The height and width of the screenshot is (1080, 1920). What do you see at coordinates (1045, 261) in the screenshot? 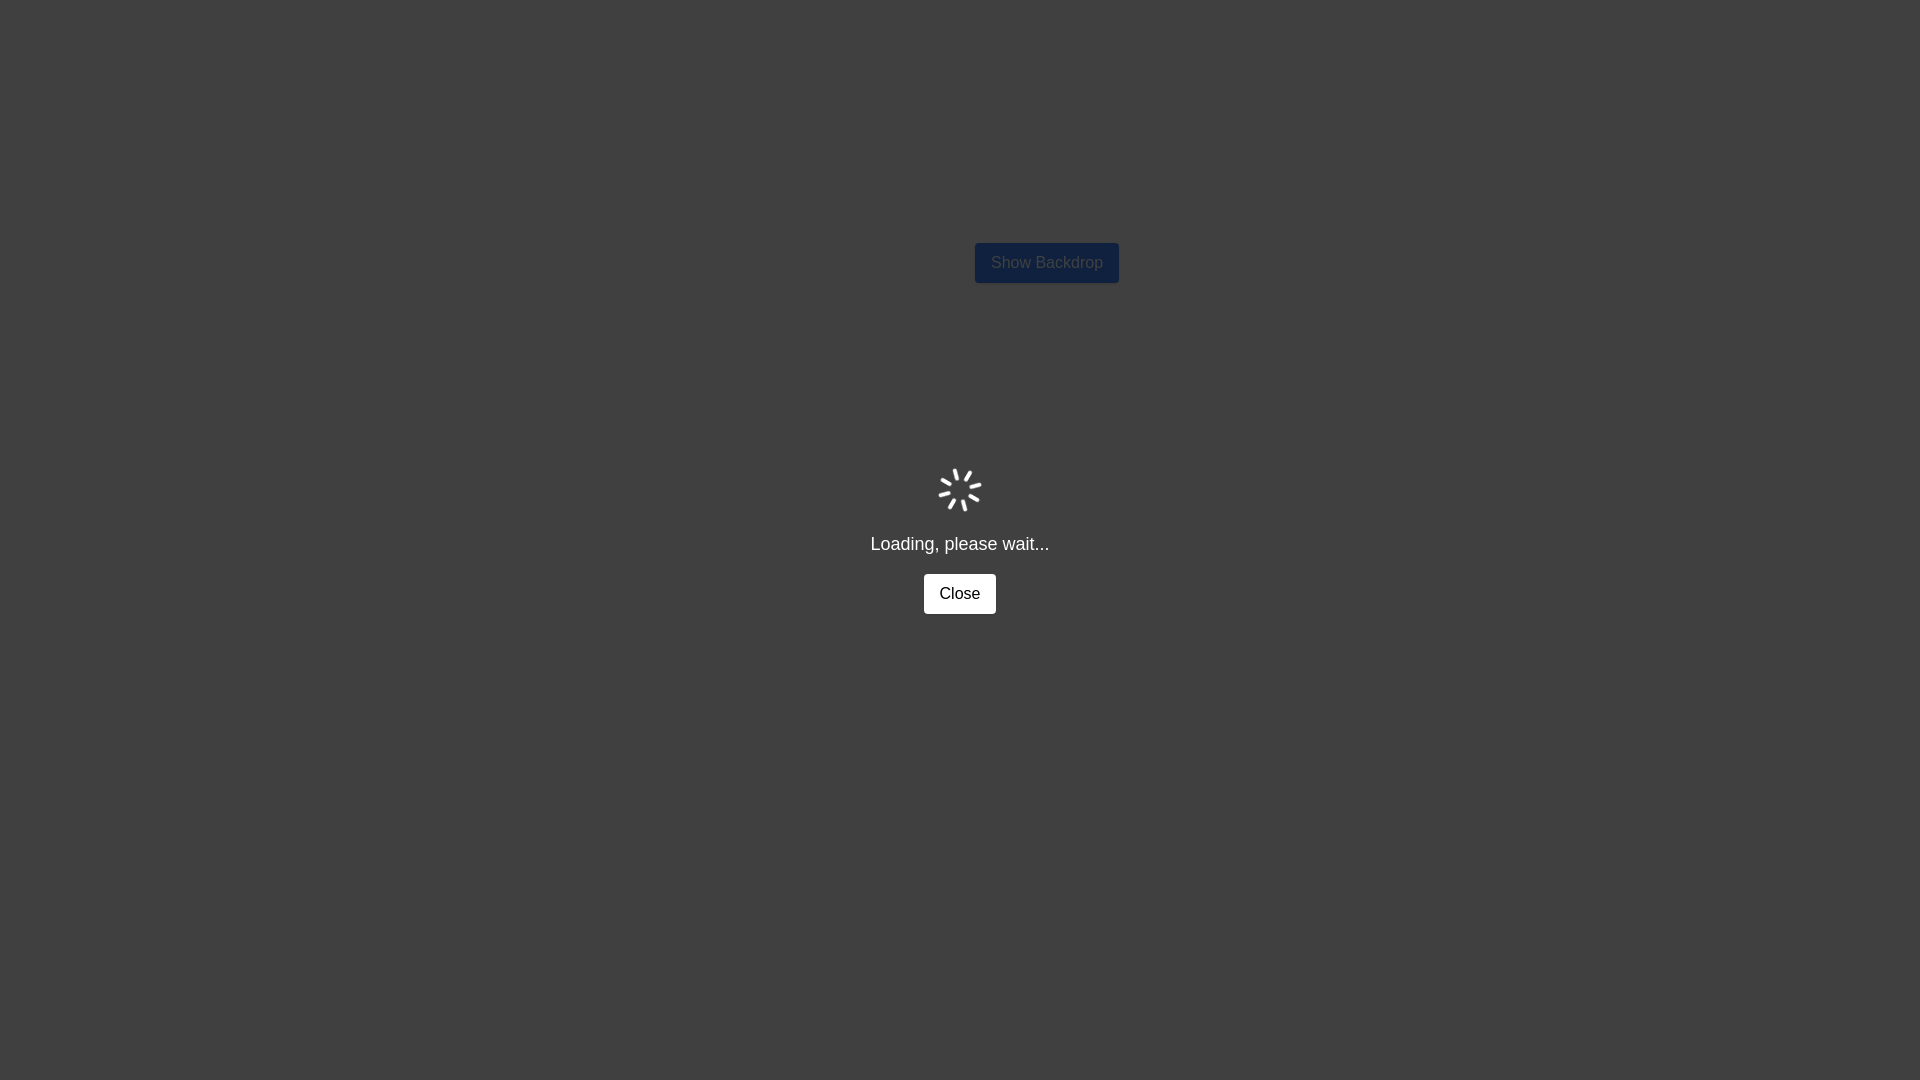
I see `the 'Show Backdrop' button, which has a blue background and white text, located at the top center of the dialog box` at bounding box center [1045, 261].